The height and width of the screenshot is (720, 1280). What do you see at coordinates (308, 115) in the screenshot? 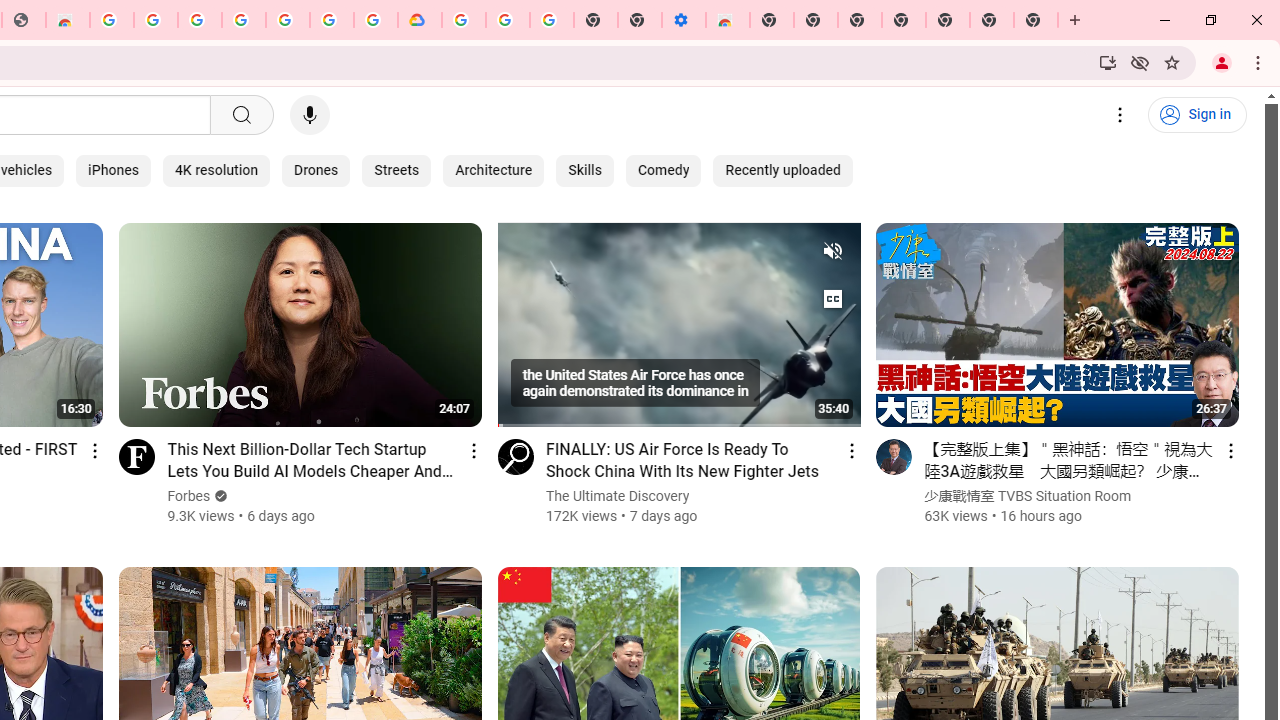
I see `'Search with your voice'` at bounding box center [308, 115].